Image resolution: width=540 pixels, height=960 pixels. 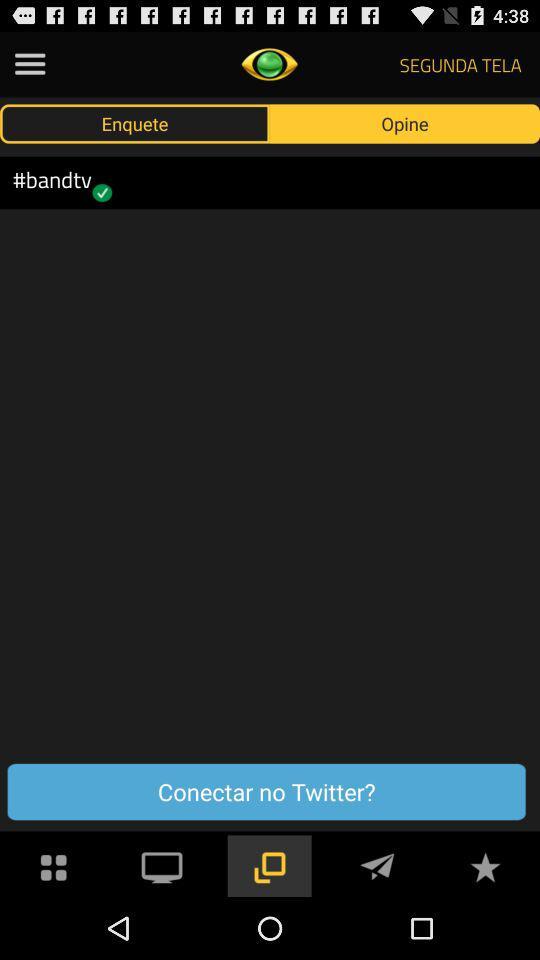 What do you see at coordinates (377, 864) in the screenshot?
I see `the icon below the conectar no twitter?` at bounding box center [377, 864].